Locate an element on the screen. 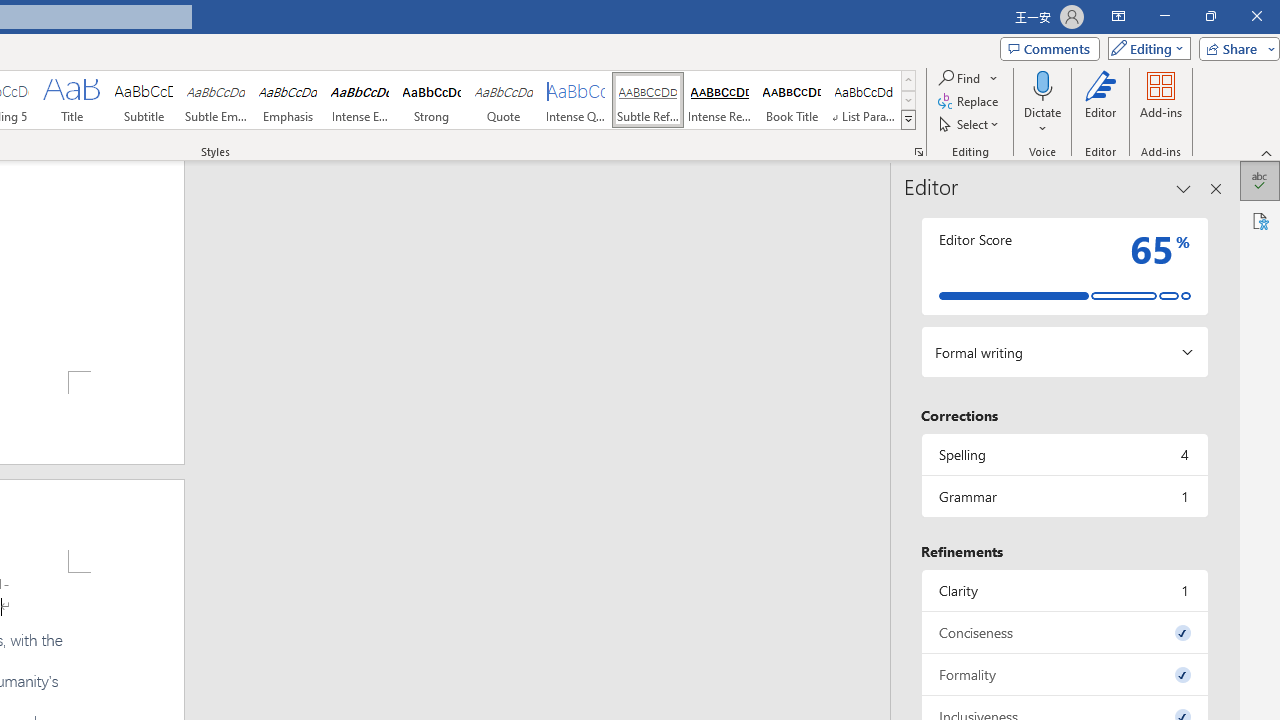 The width and height of the screenshot is (1280, 720). 'Strong' is located at coordinates (431, 100).